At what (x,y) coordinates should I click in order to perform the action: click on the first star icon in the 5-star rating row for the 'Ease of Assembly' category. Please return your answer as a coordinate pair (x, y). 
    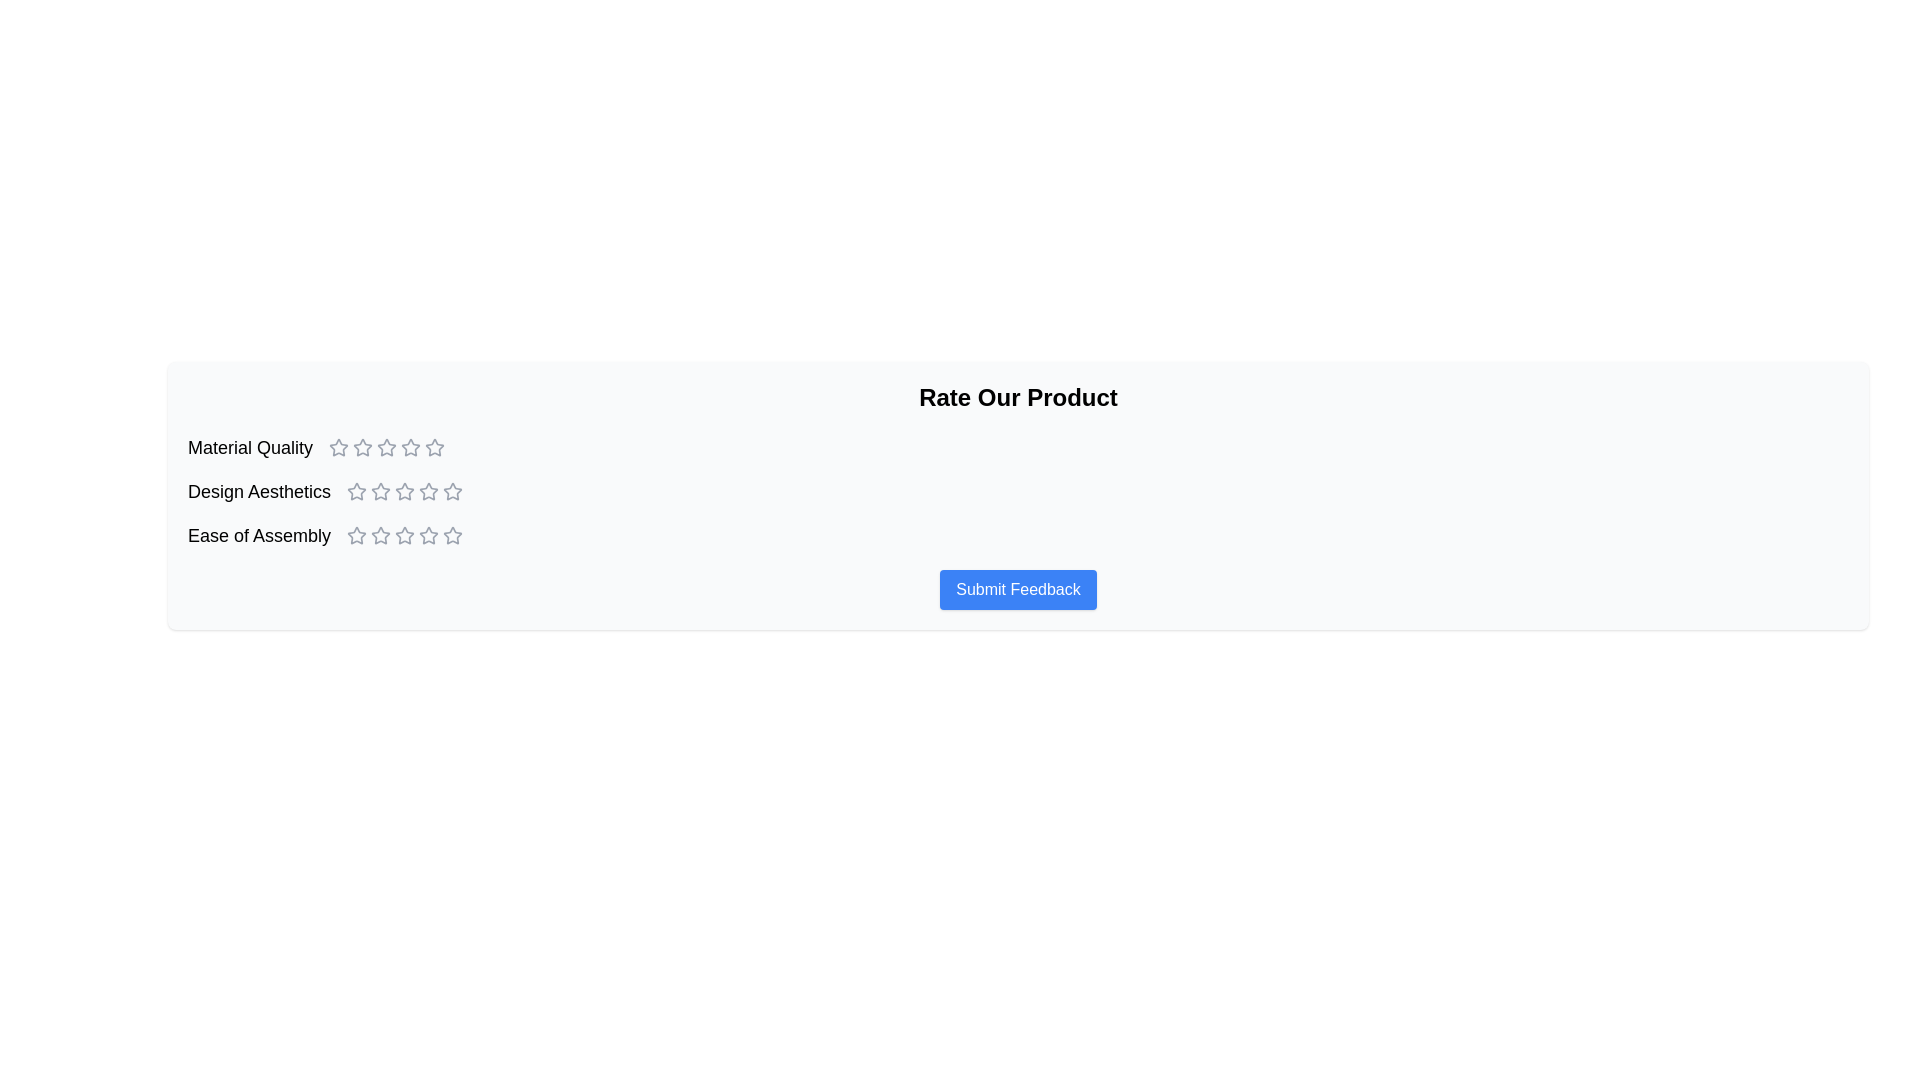
    Looking at the image, I should click on (356, 534).